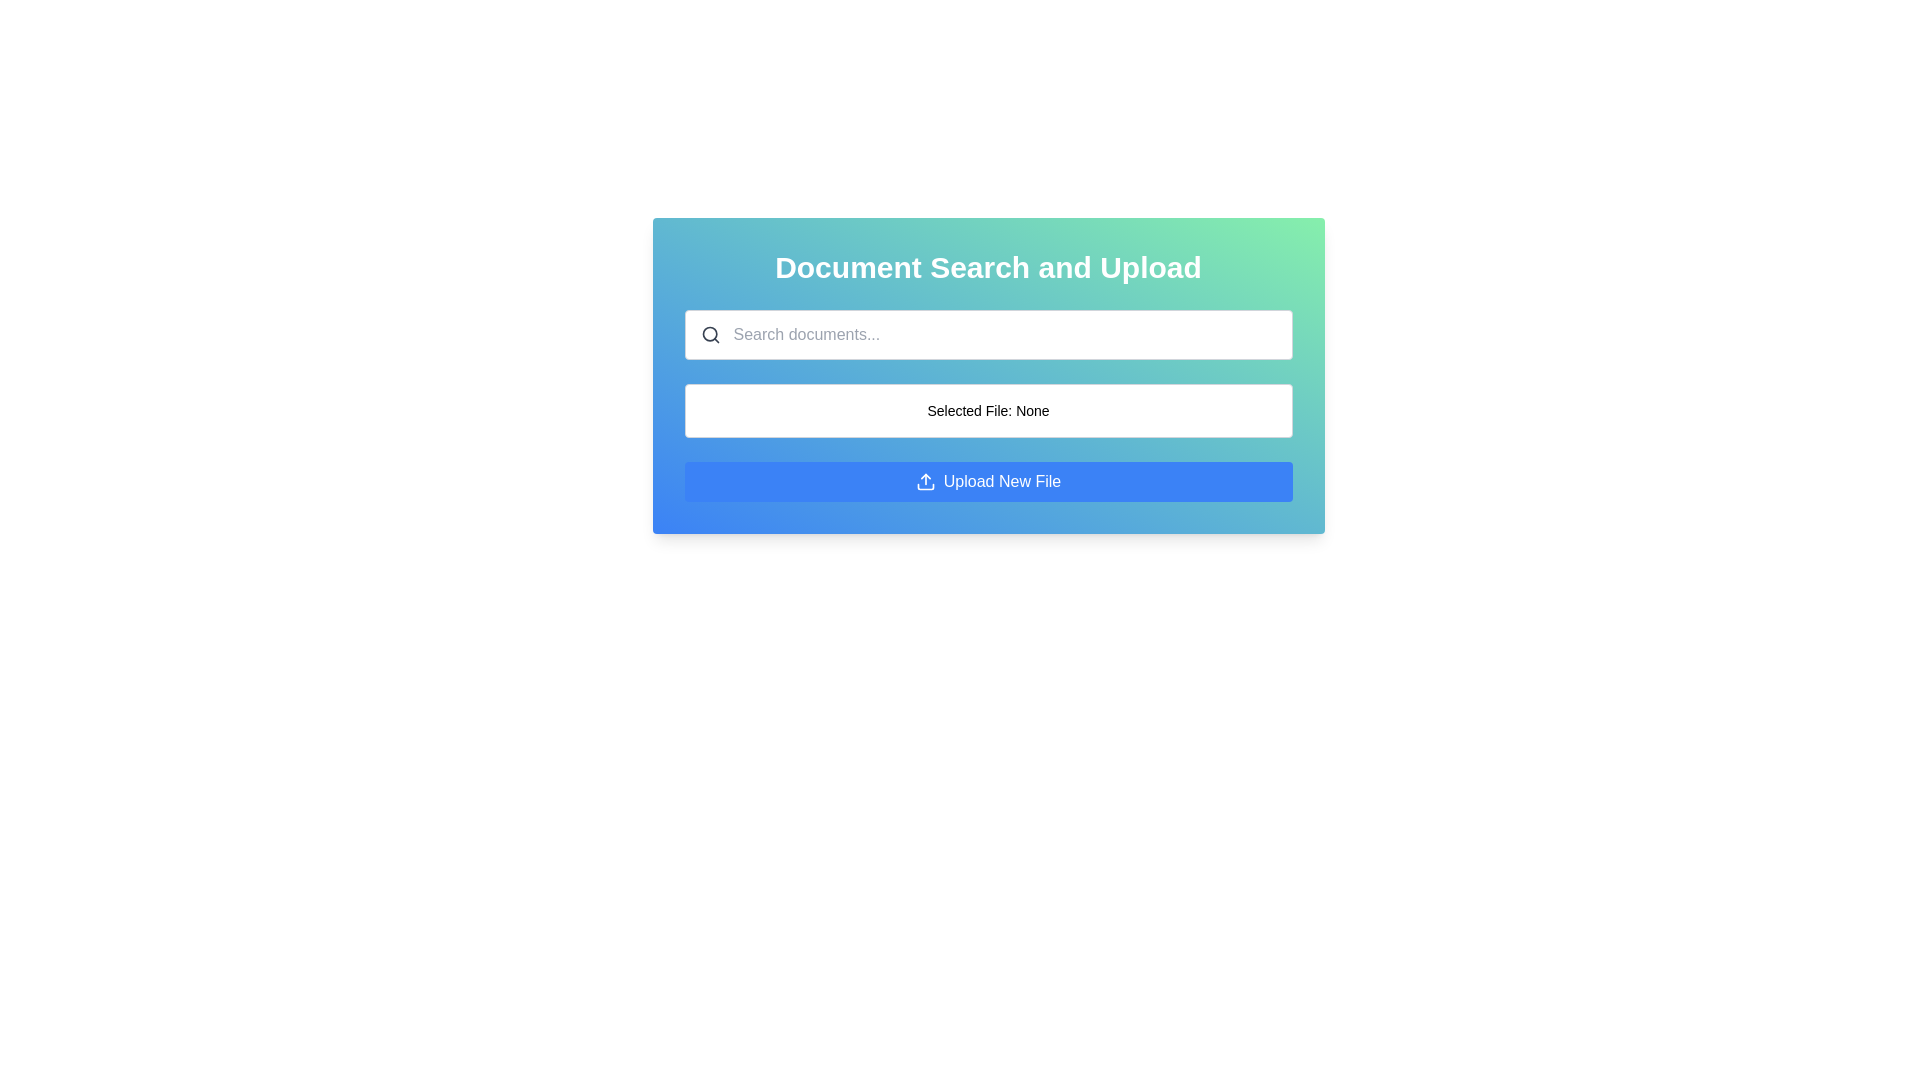  I want to click on the file upload button located at the bottom of the 'Document Search and Upload' panel, below the text 'Selected File: None', to upload a new file, so click(988, 482).